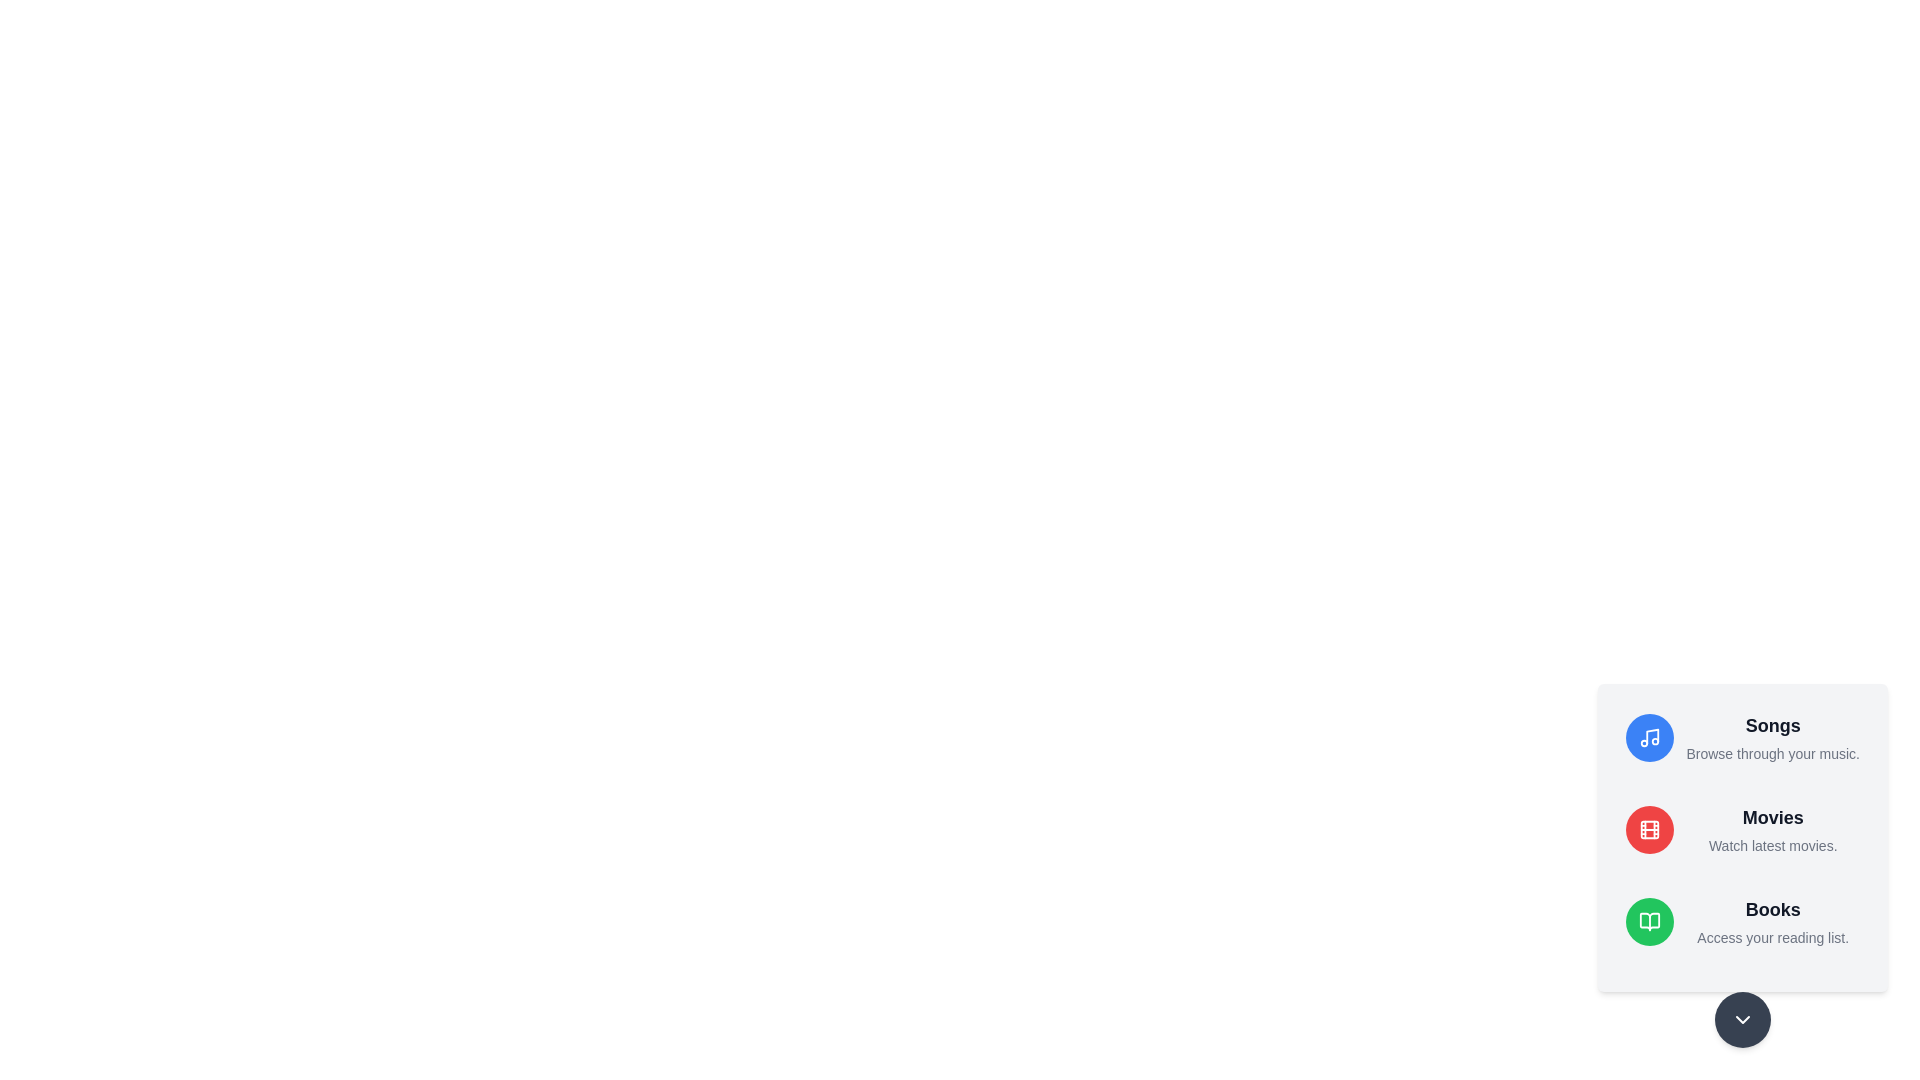 The image size is (1920, 1080). What do you see at coordinates (1741, 829) in the screenshot?
I see `the media option Movies to read its description` at bounding box center [1741, 829].